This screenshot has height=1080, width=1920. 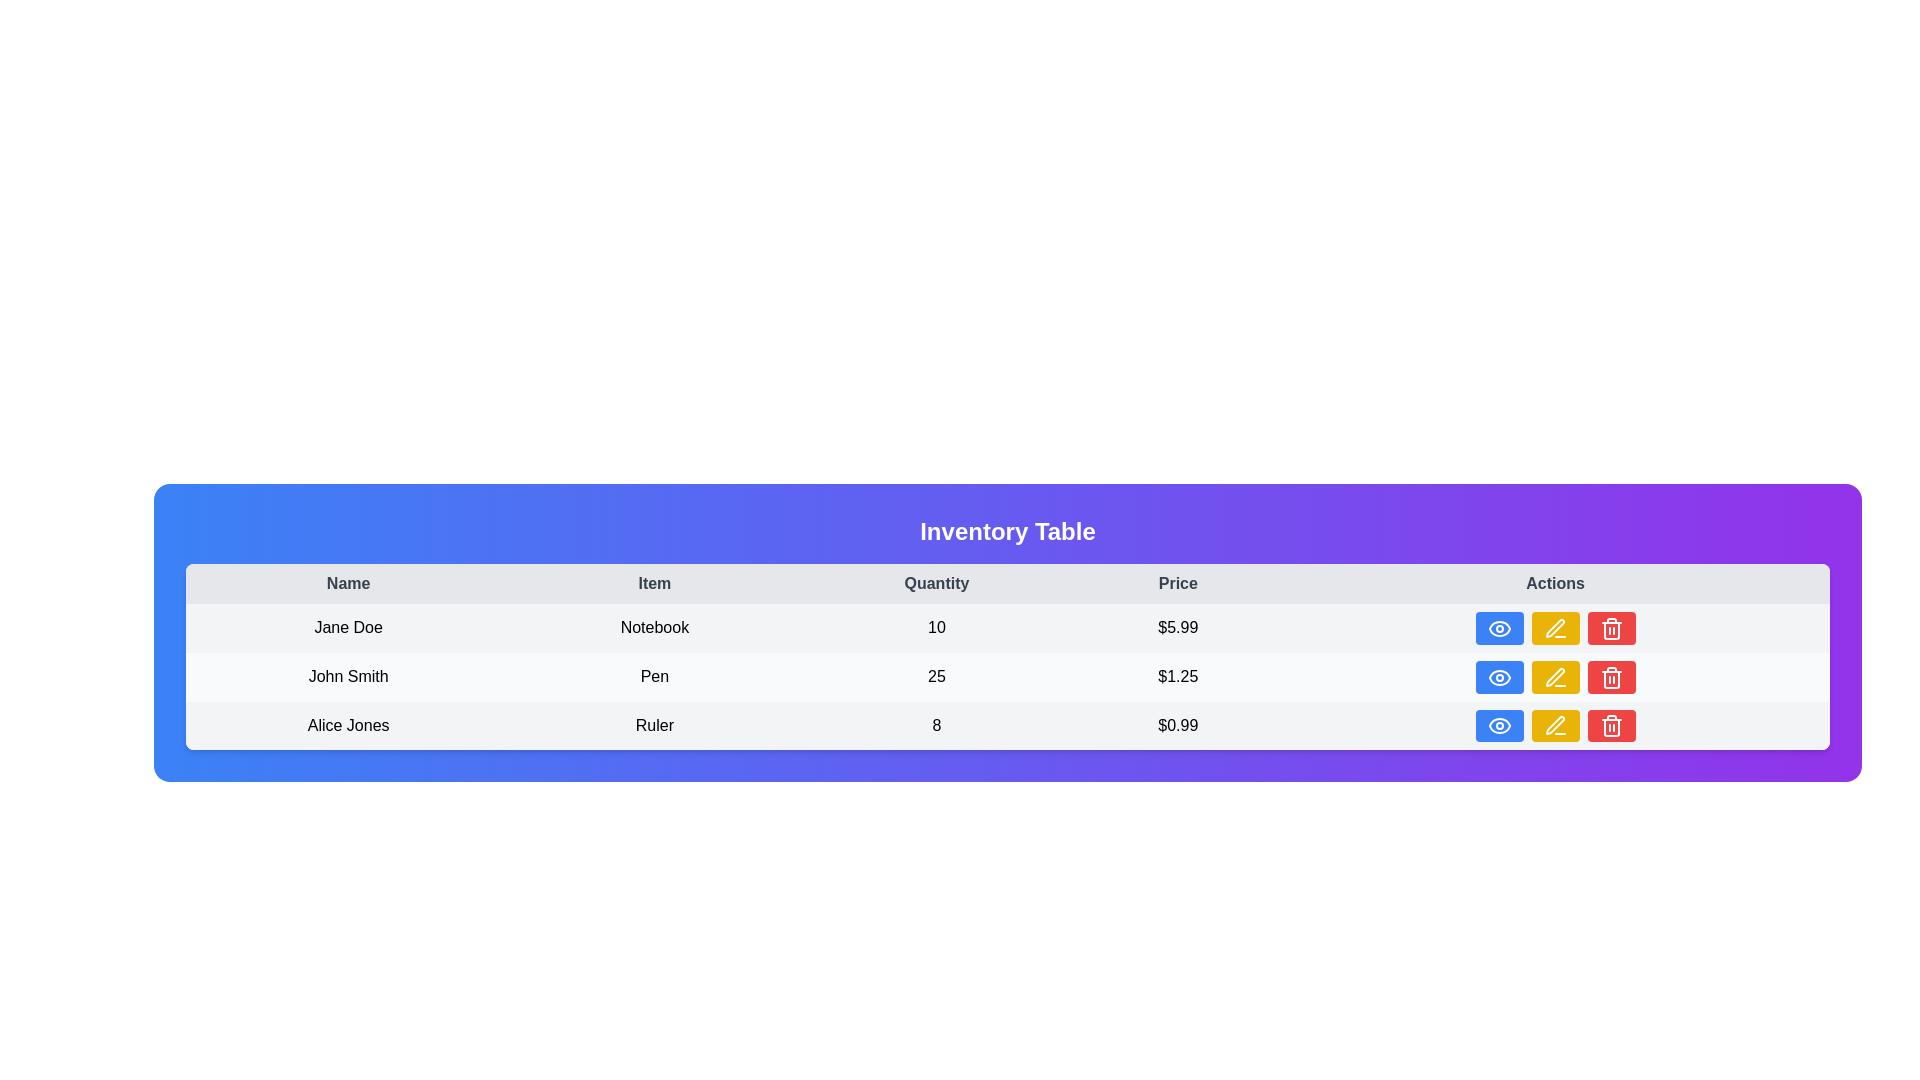 What do you see at coordinates (1554, 725) in the screenshot?
I see `the edit button` at bounding box center [1554, 725].